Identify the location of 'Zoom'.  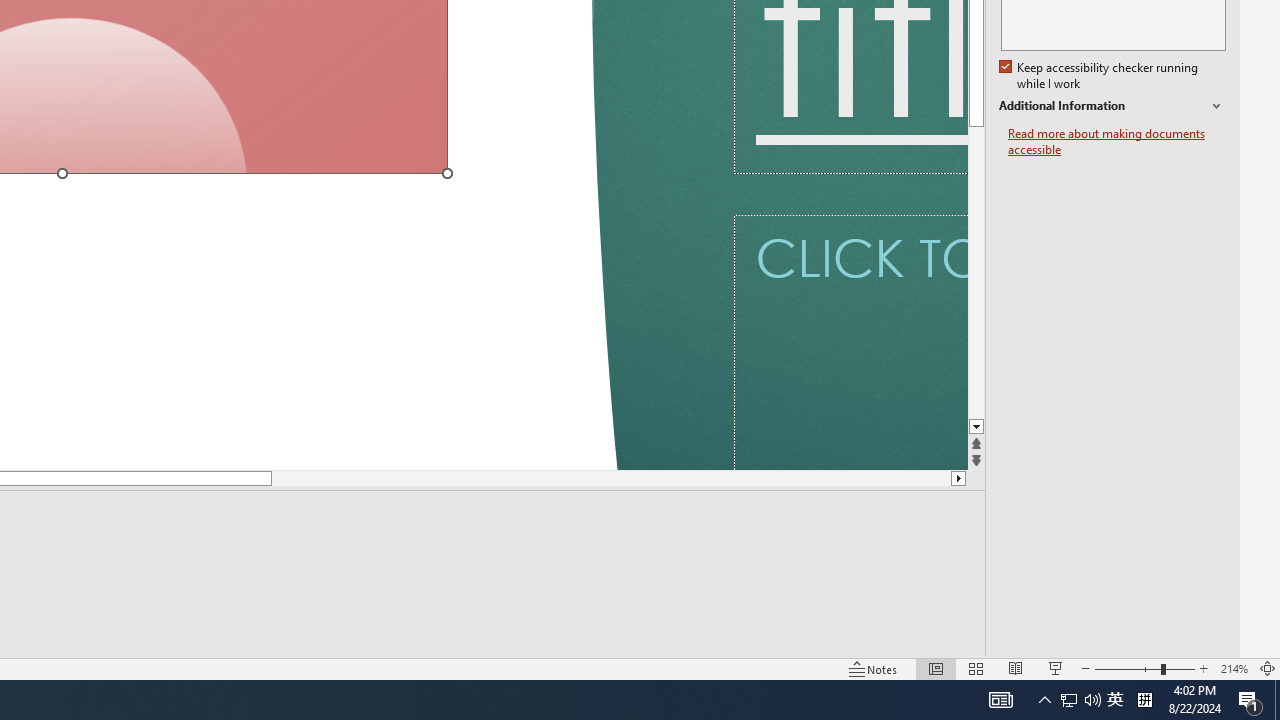
(1144, 669).